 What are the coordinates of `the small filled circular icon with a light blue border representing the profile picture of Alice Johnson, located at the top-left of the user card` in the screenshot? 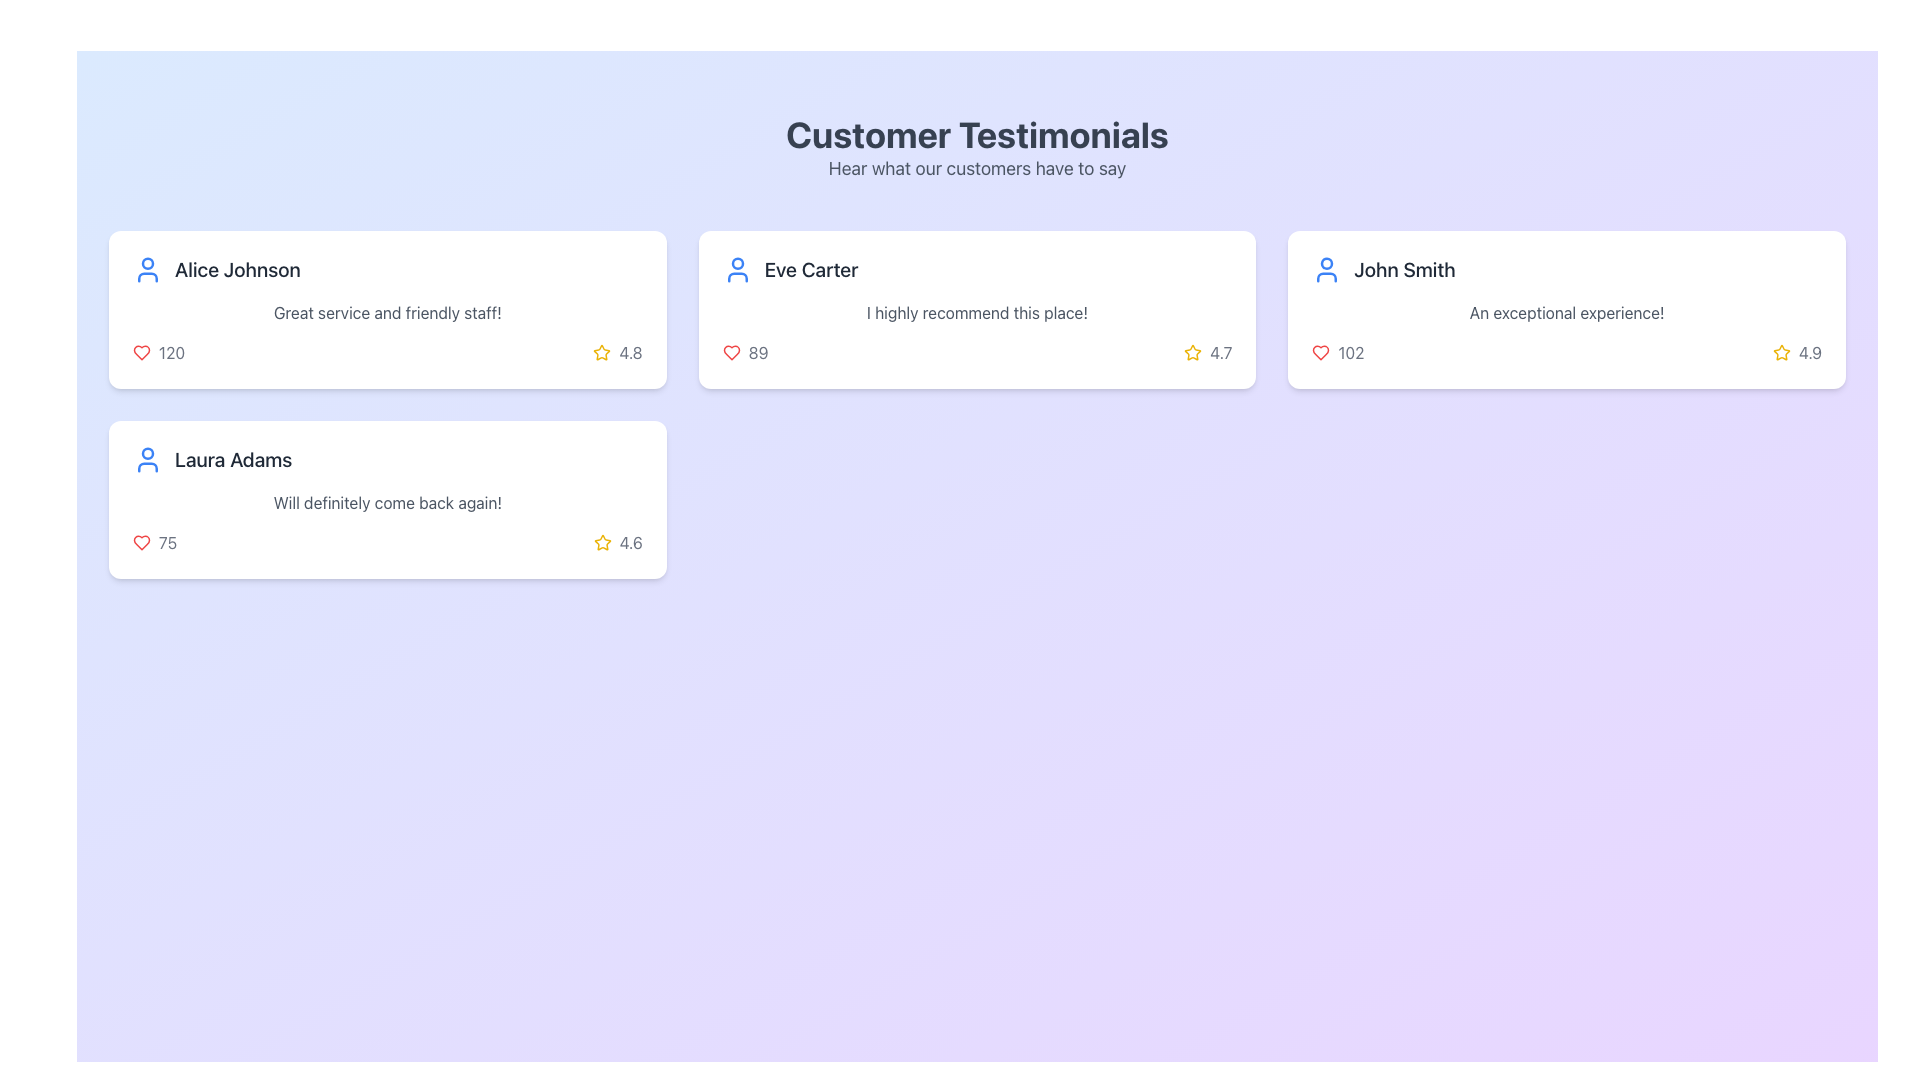 It's located at (147, 262).